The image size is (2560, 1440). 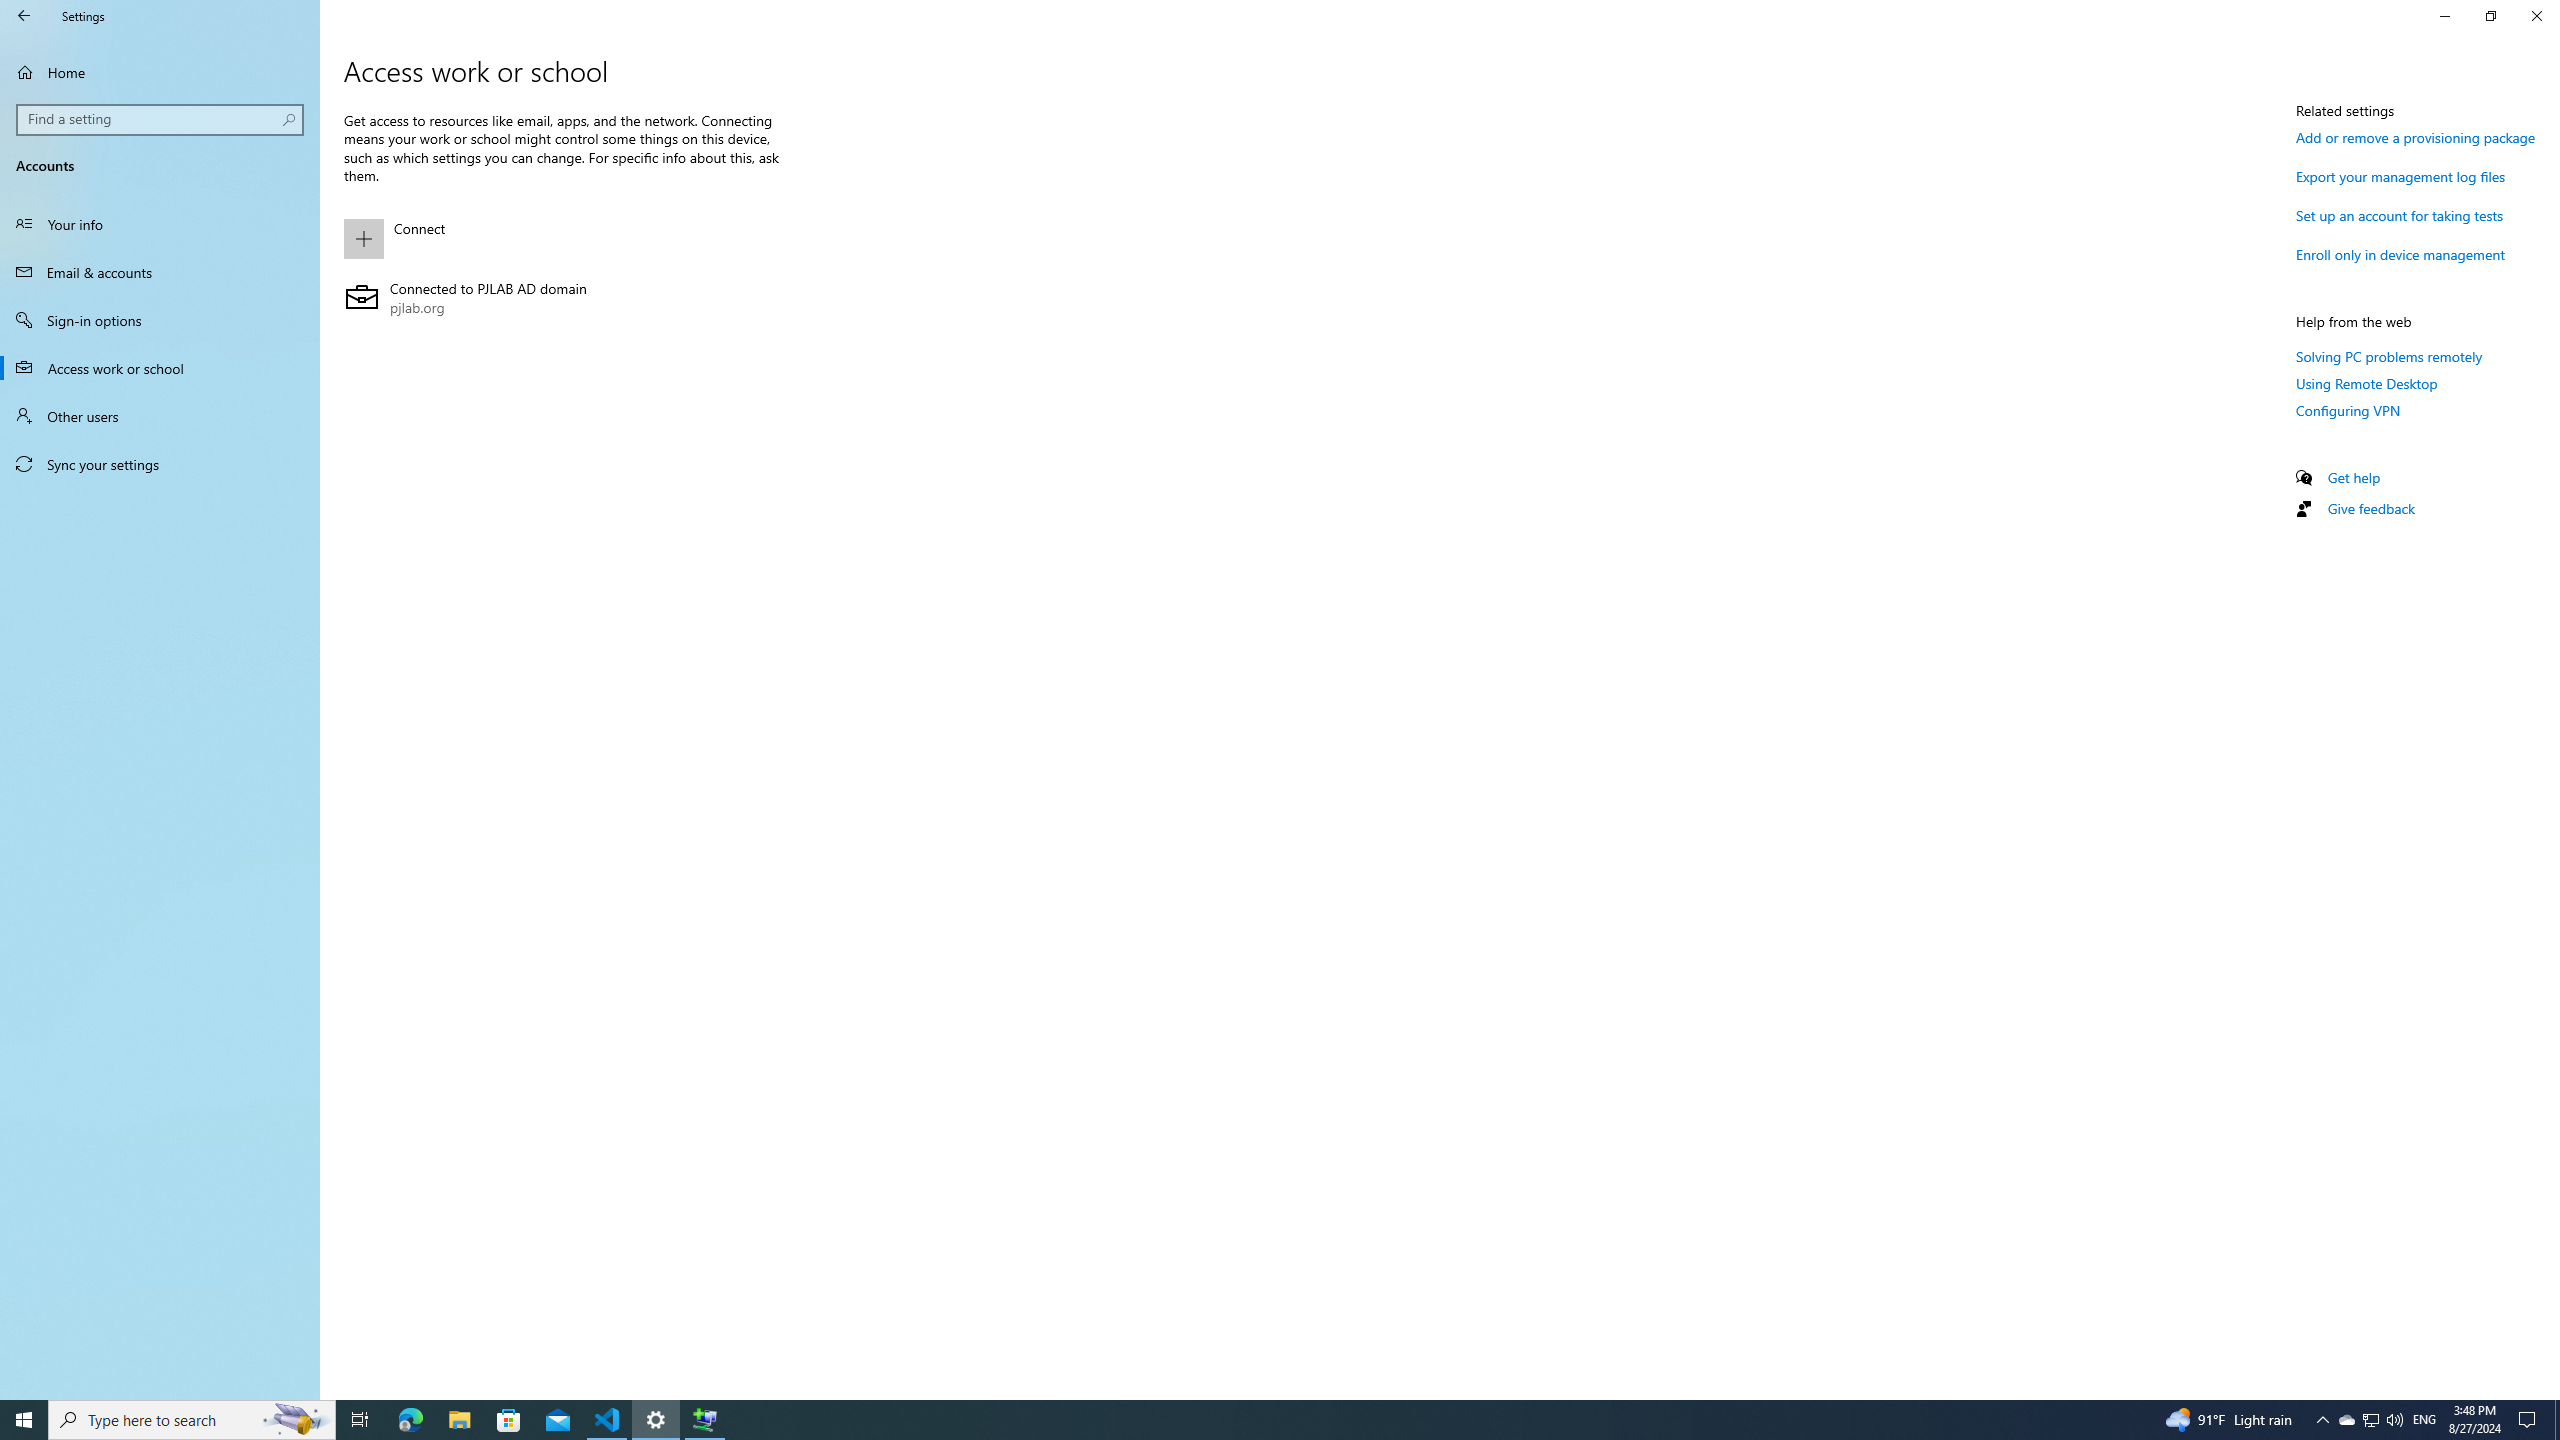 What do you see at coordinates (2401, 253) in the screenshot?
I see `'Enroll only in device management'` at bounding box center [2401, 253].